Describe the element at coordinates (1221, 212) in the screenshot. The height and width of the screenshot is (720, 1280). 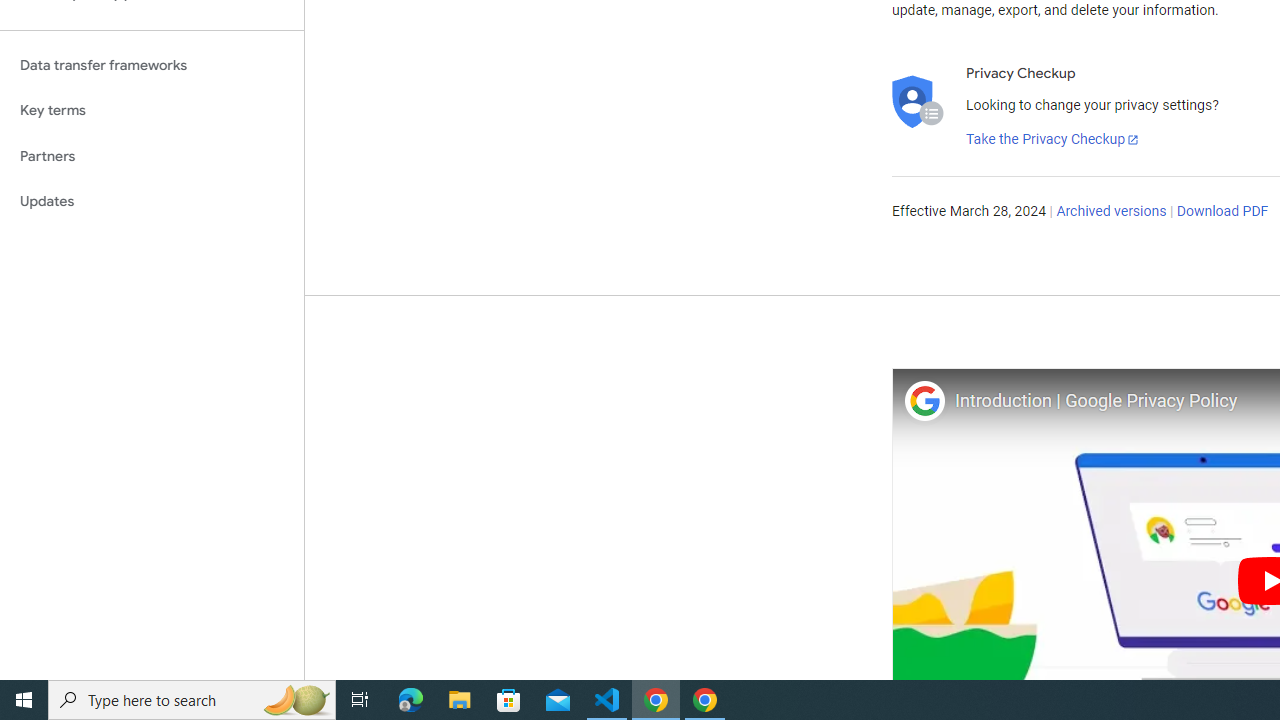
I see `'Download PDF'` at that location.